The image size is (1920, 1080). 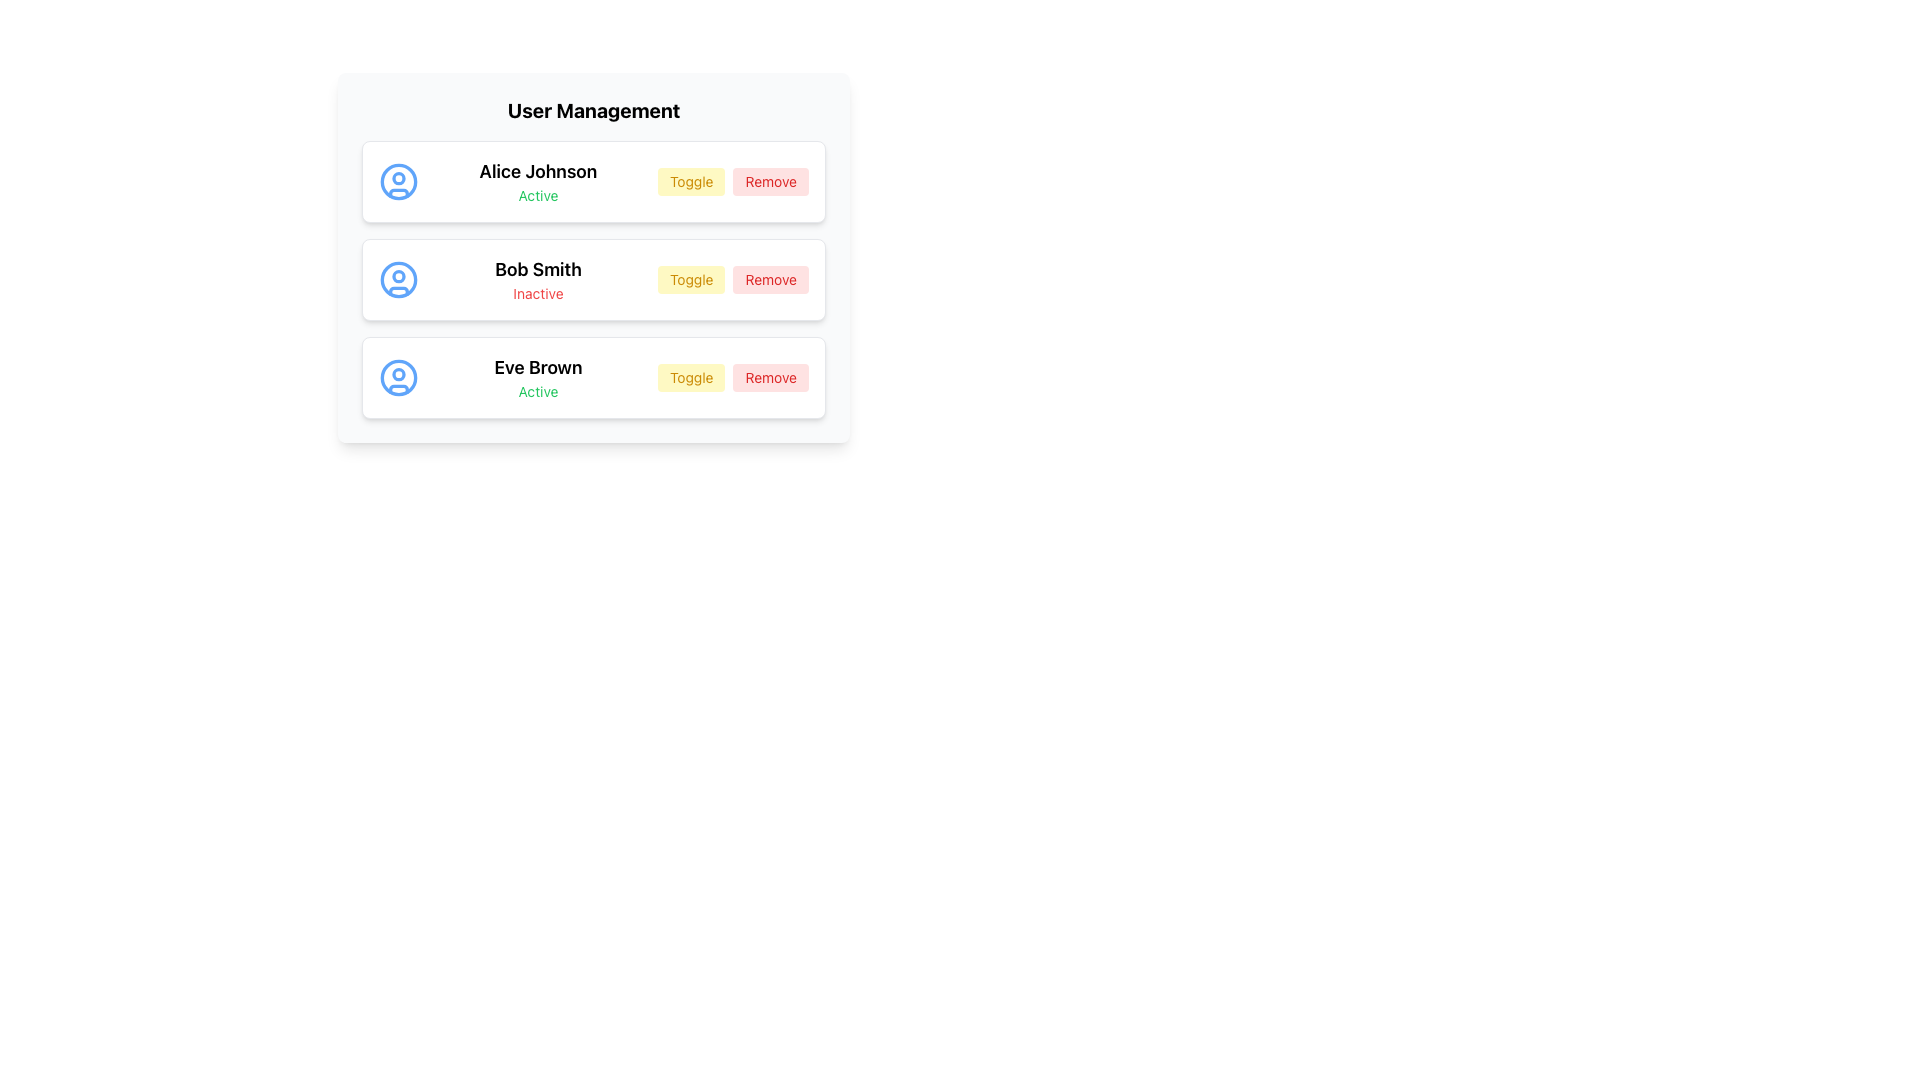 What do you see at coordinates (398, 181) in the screenshot?
I see `the user icon representing 'Alice Johnson'` at bounding box center [398, 181].